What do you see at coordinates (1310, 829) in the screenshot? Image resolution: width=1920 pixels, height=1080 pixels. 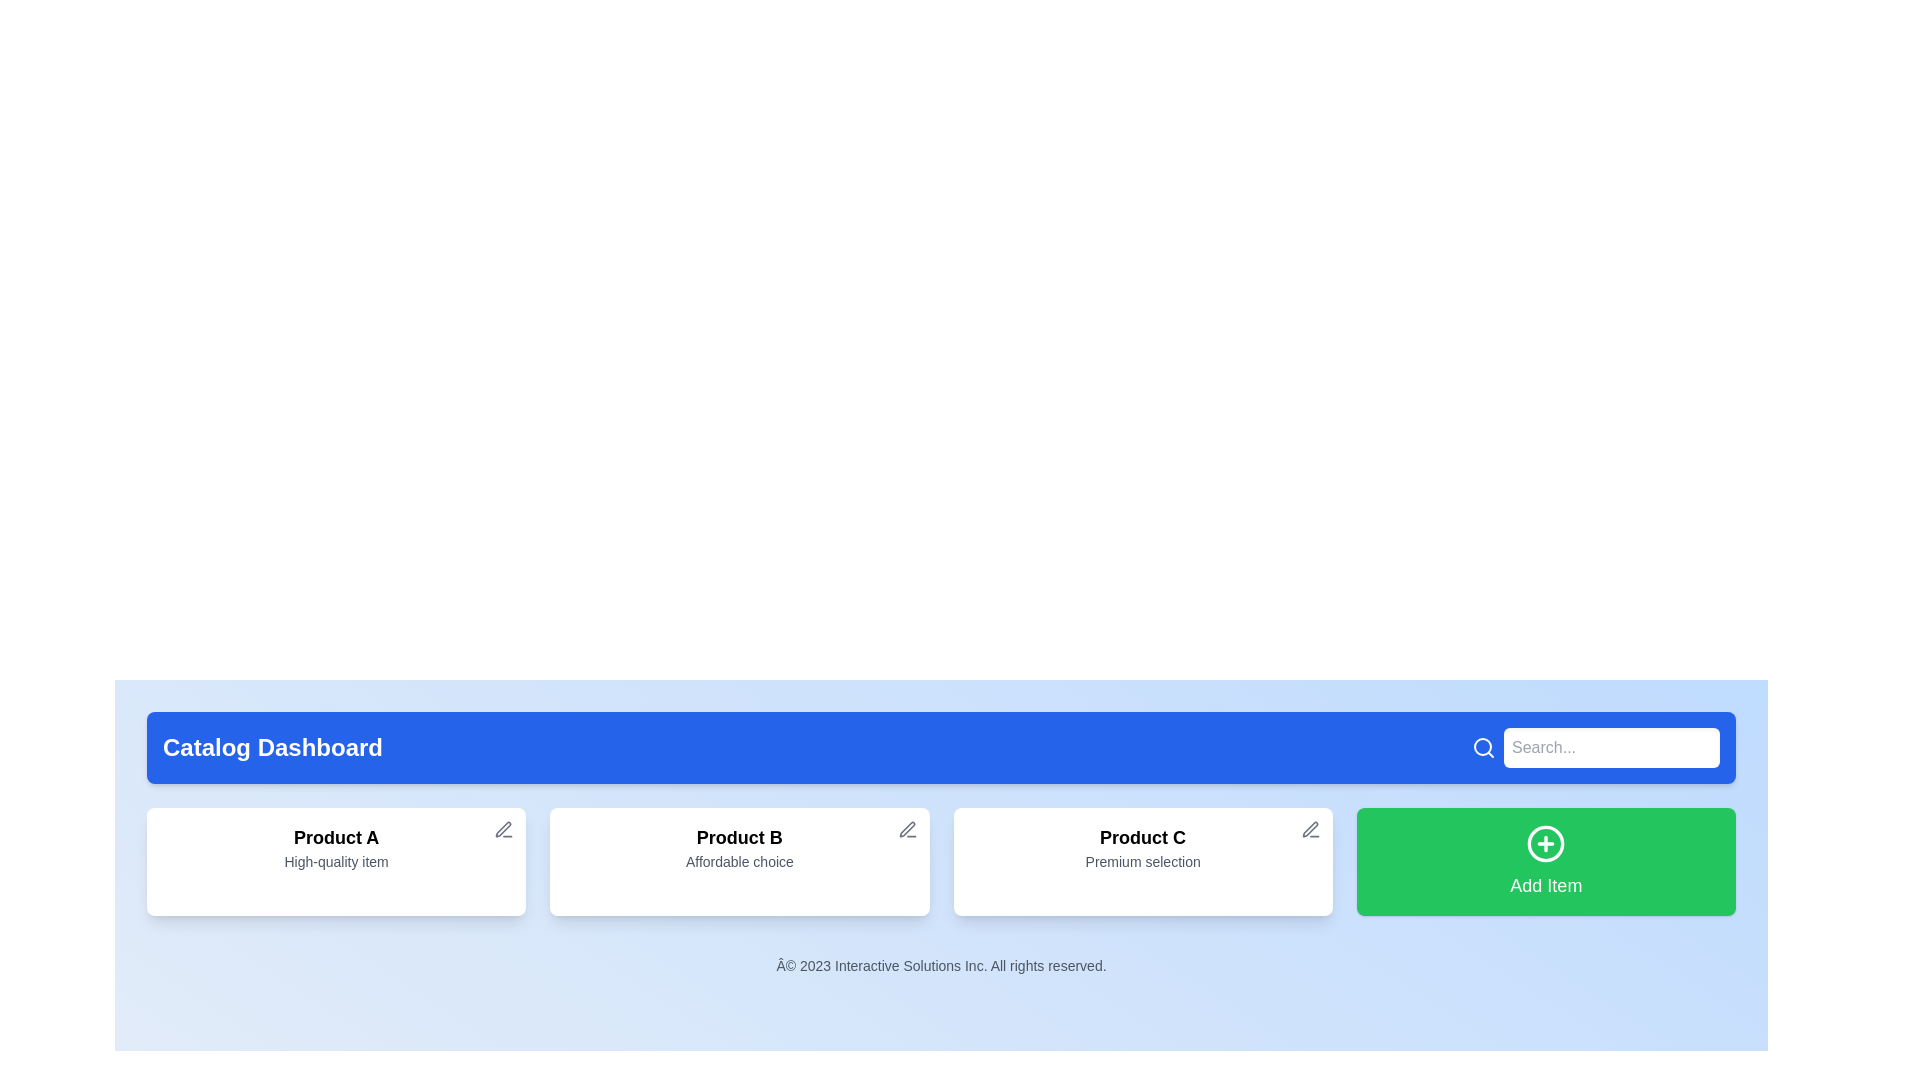 I see `the edit icon button located in the top-right corner of the card labeled 'Product C', which allows users to modify the card content` at bounding box center [1310, 829].